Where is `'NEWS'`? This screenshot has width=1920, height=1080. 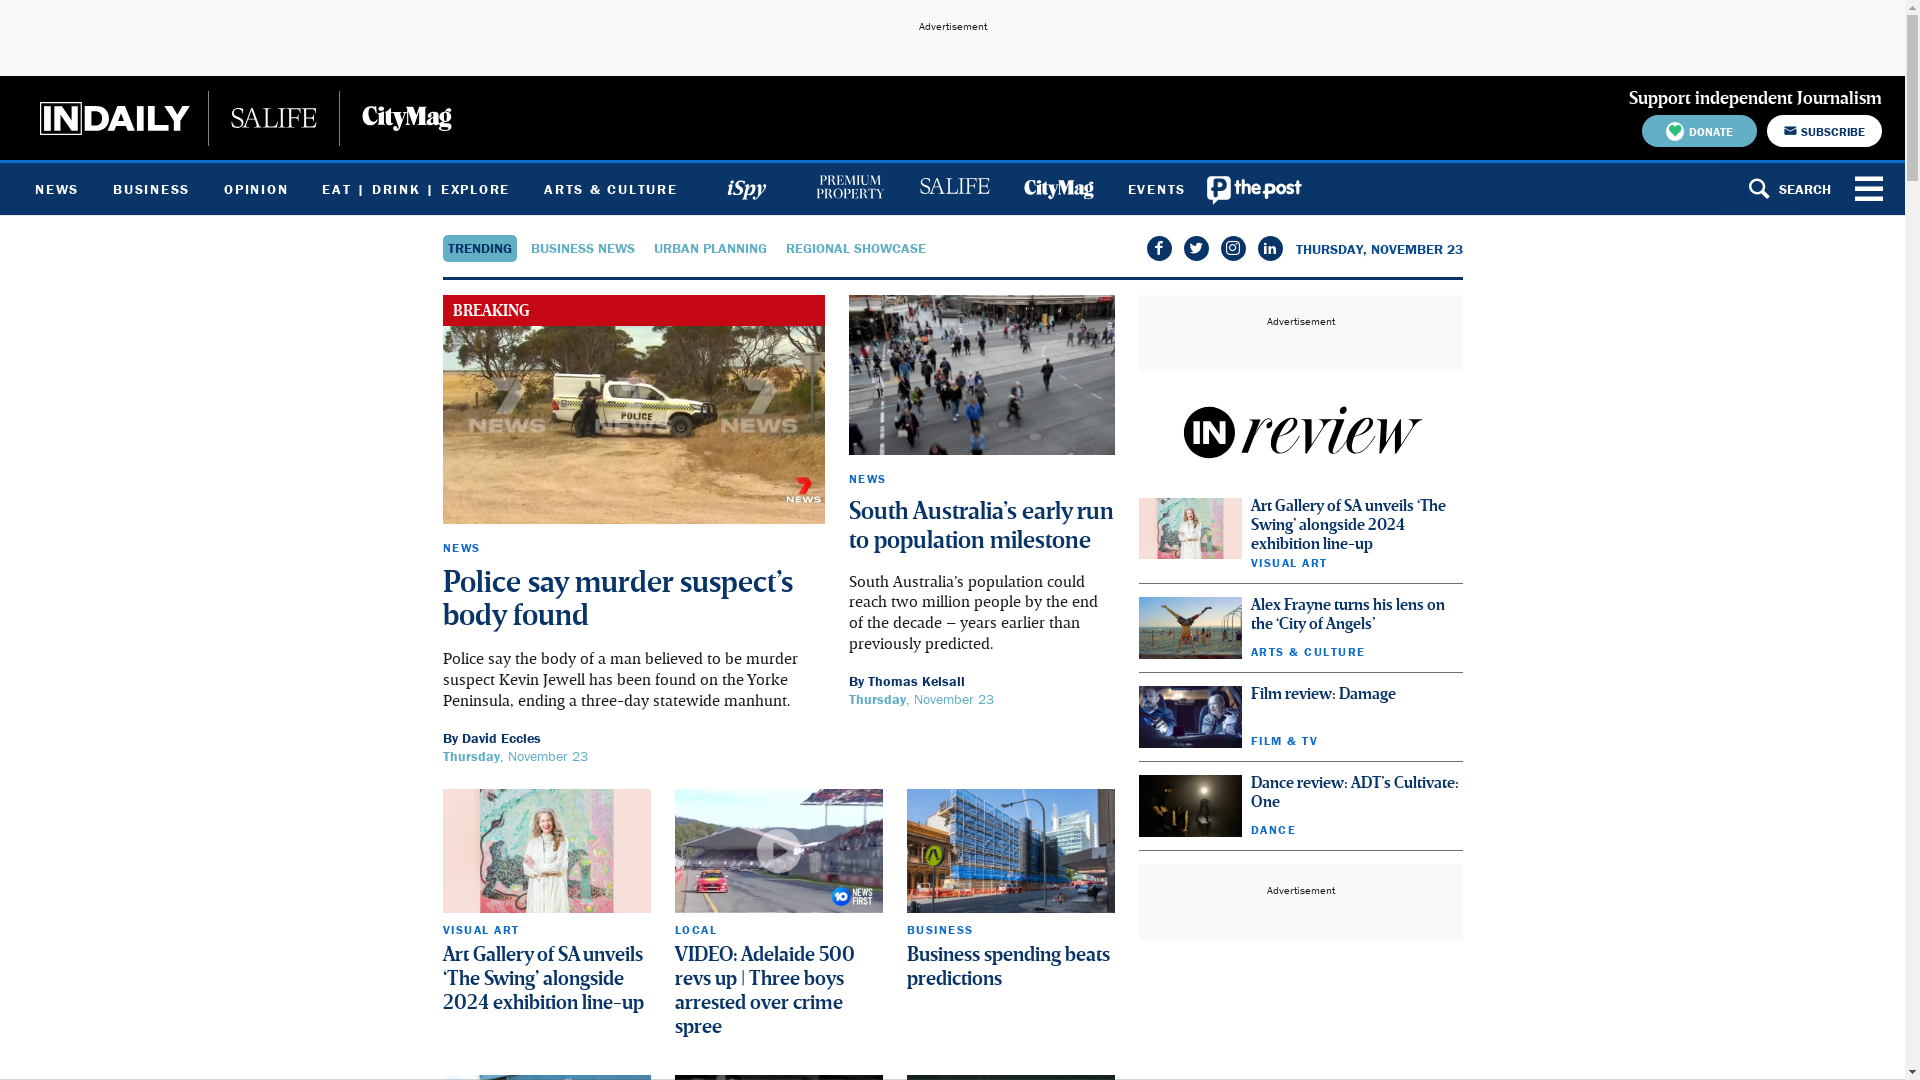
'NEWS' is located at coordinates (459, 547).